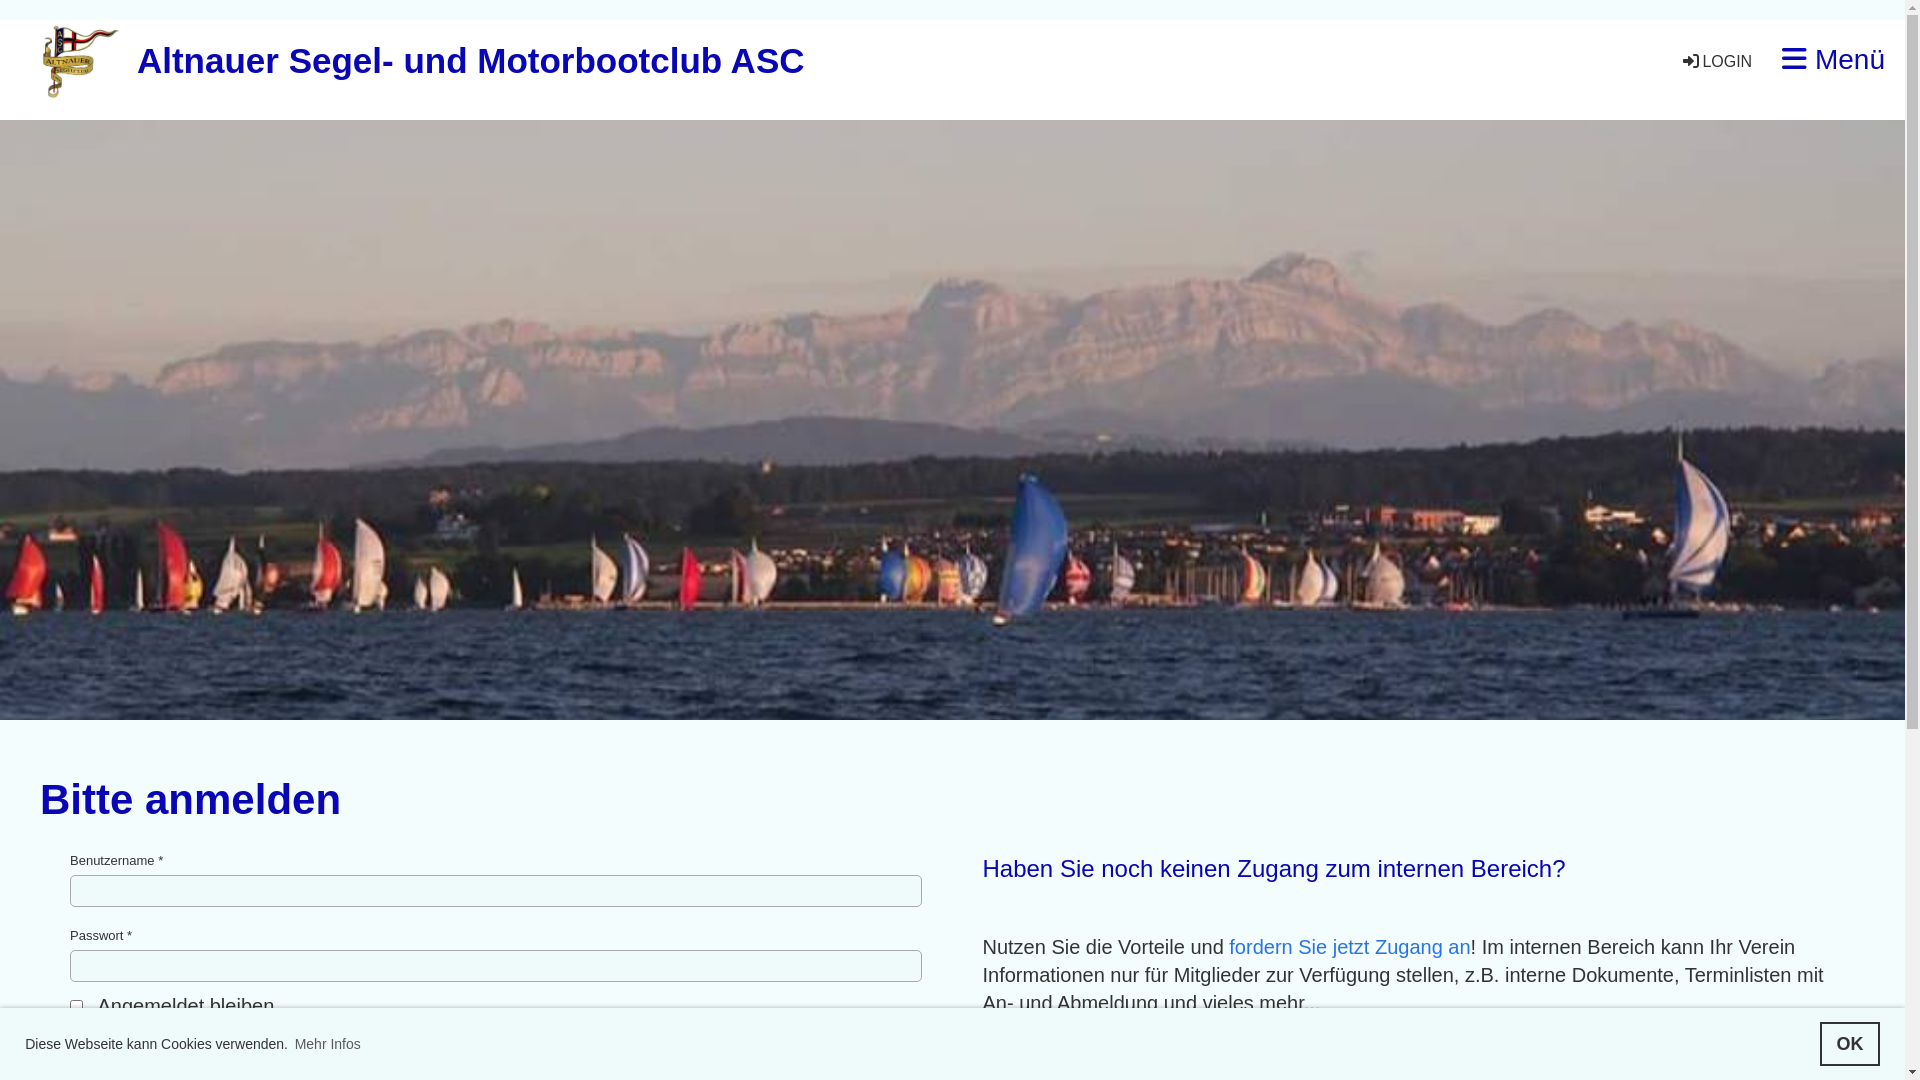  I want to click on 'OK', so click(1848, 1043).